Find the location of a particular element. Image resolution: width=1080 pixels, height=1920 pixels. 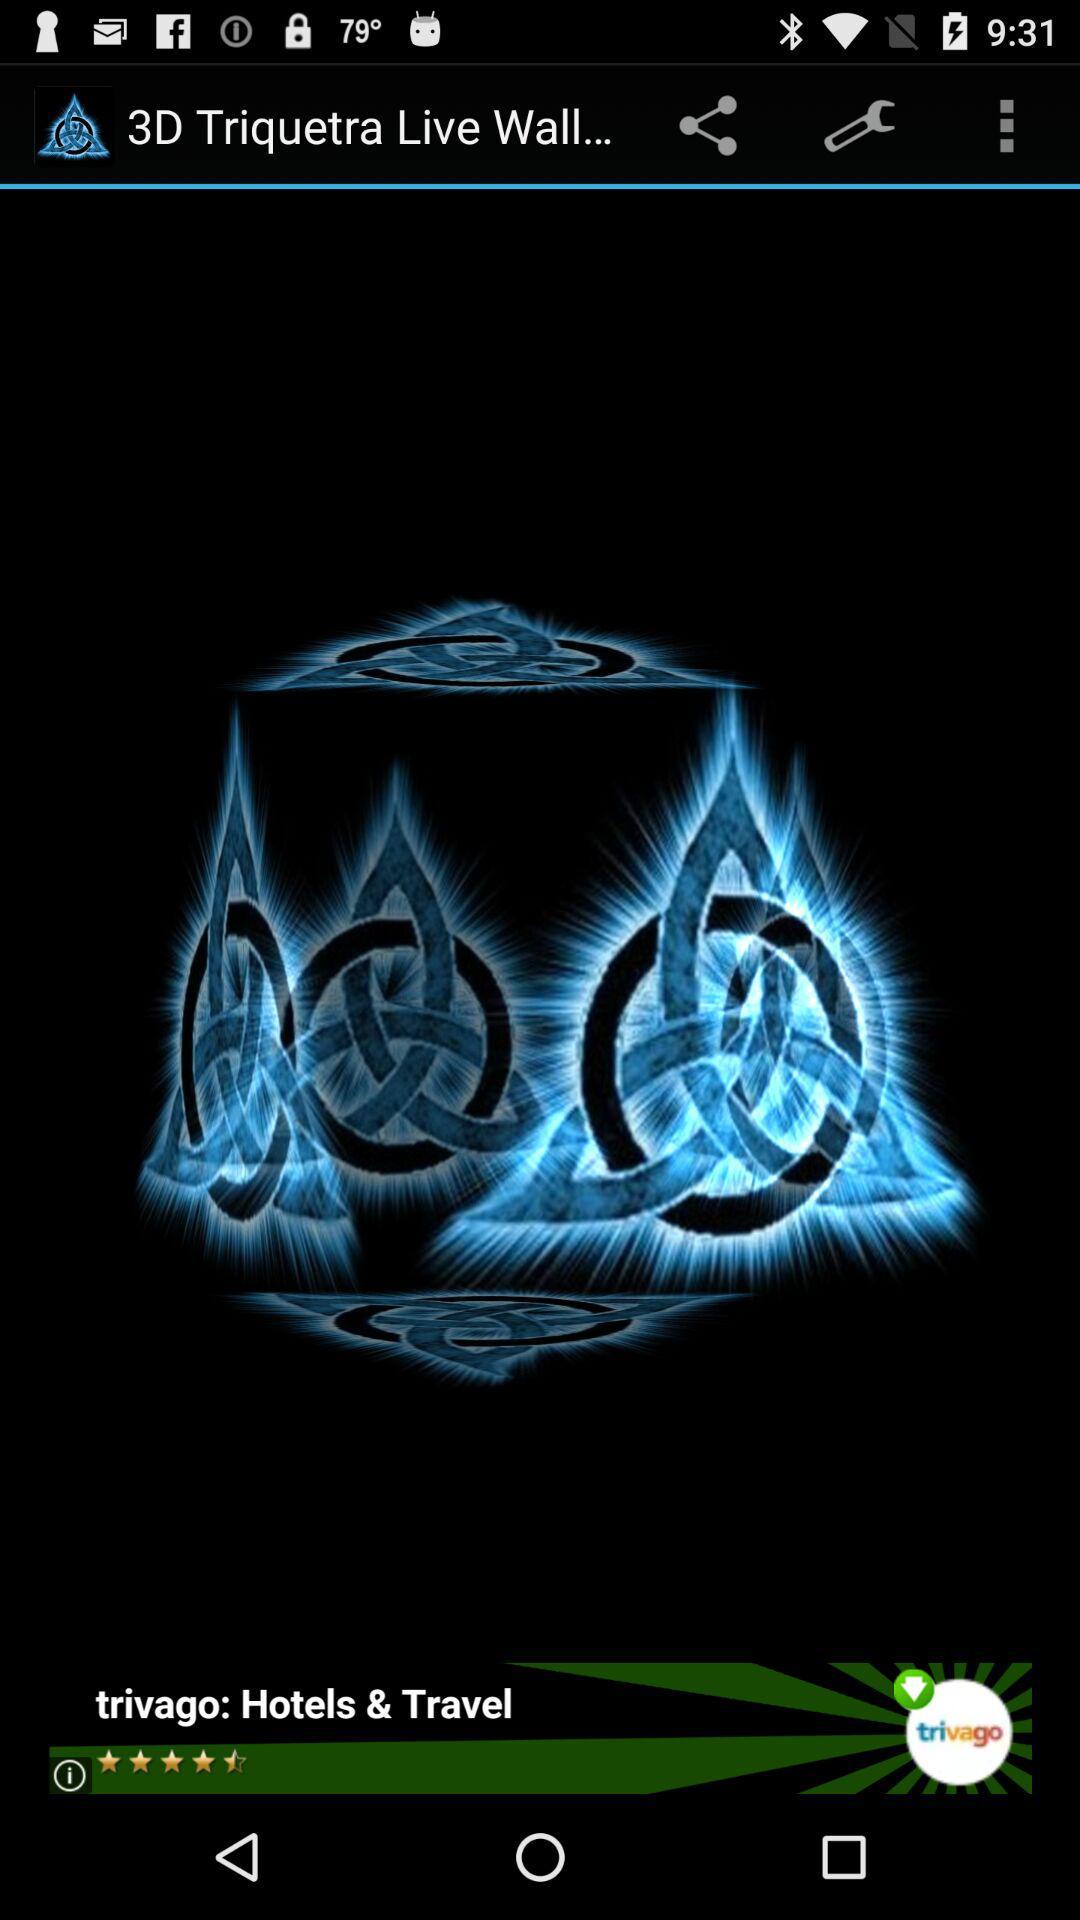

item to the right of the 3d triquetra live icon is located at coordinates (711, 124).